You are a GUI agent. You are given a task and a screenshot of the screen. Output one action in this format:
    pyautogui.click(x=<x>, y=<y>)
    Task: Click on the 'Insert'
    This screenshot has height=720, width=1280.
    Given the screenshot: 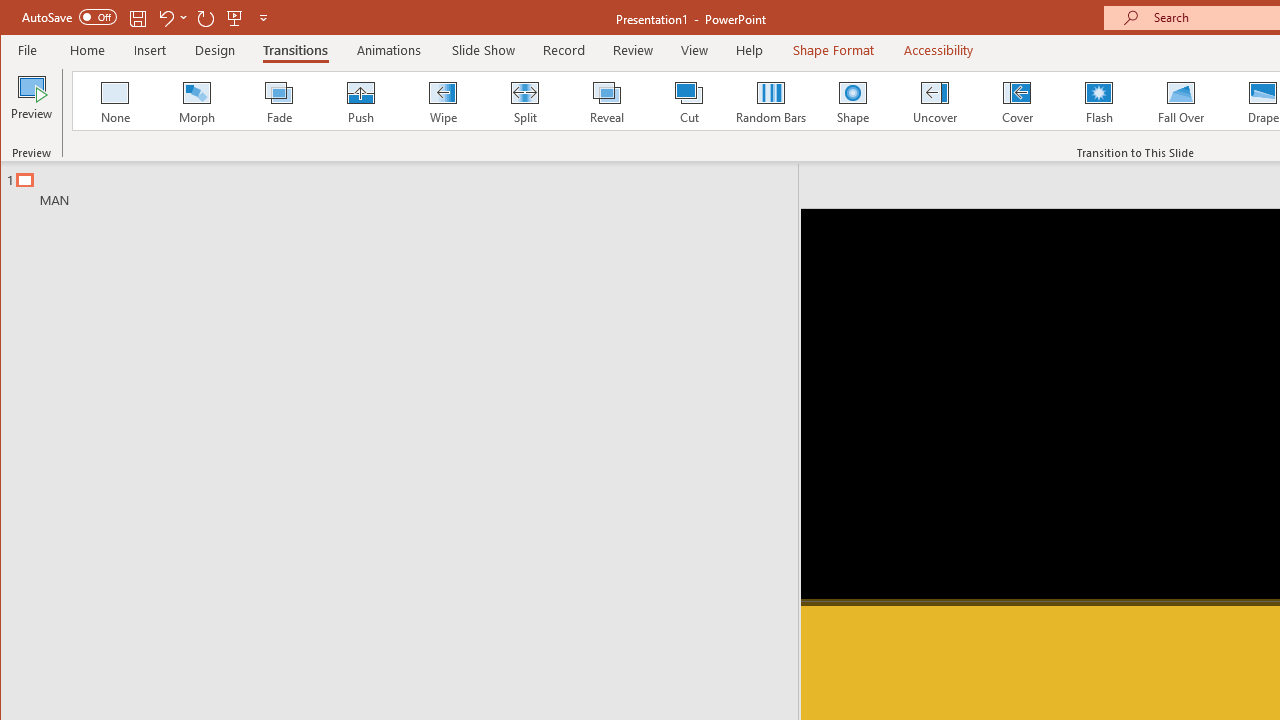 What is the action you would take?
    pyautogui.click(x=149, y=49)
    